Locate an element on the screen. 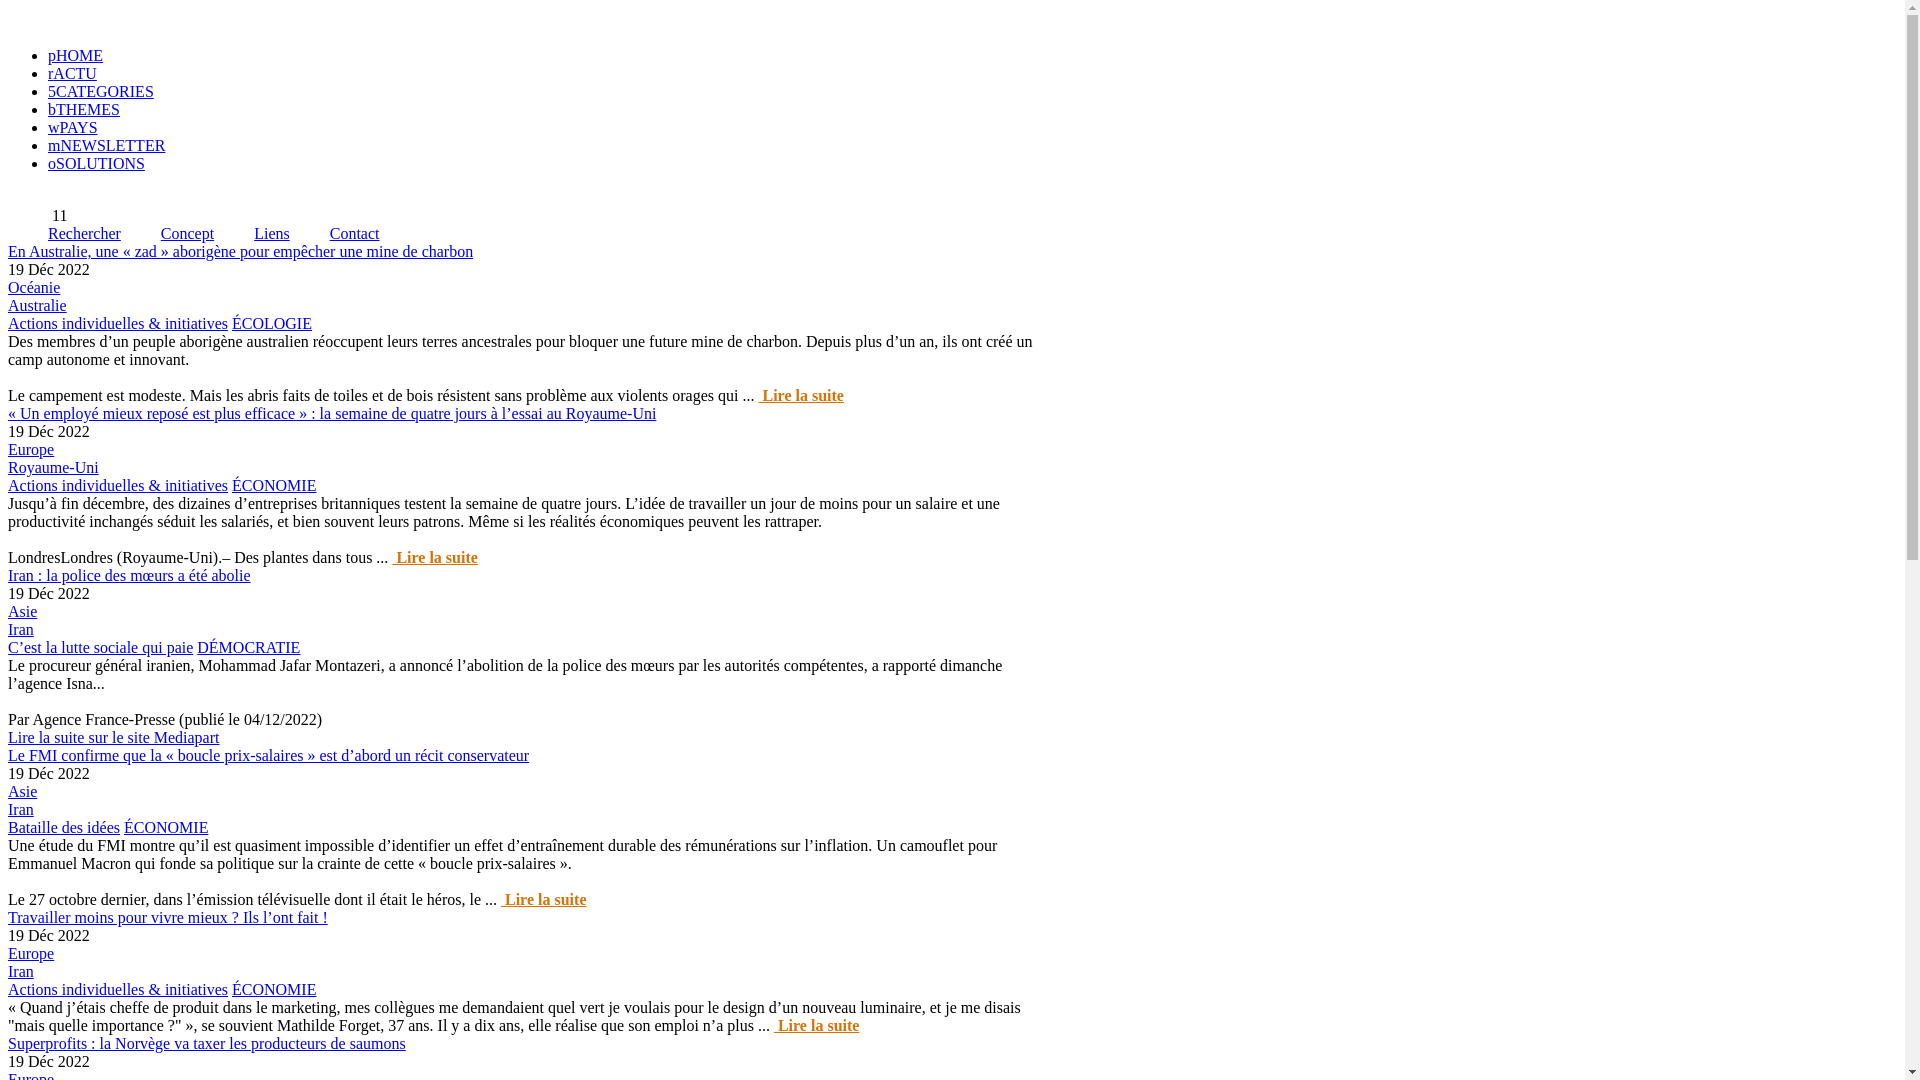 The image size is (1920, 1080). 'rACTU' is located at coordinates (48, 72).